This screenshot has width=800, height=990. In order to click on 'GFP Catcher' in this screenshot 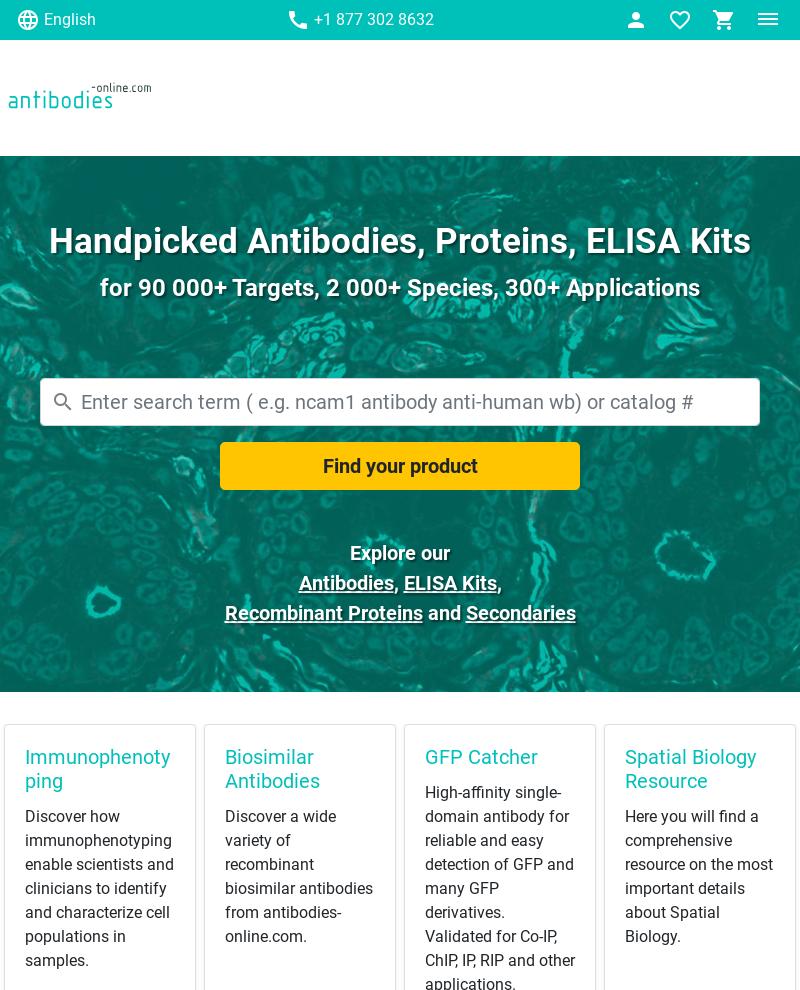, I will do `click(481, 756)`.